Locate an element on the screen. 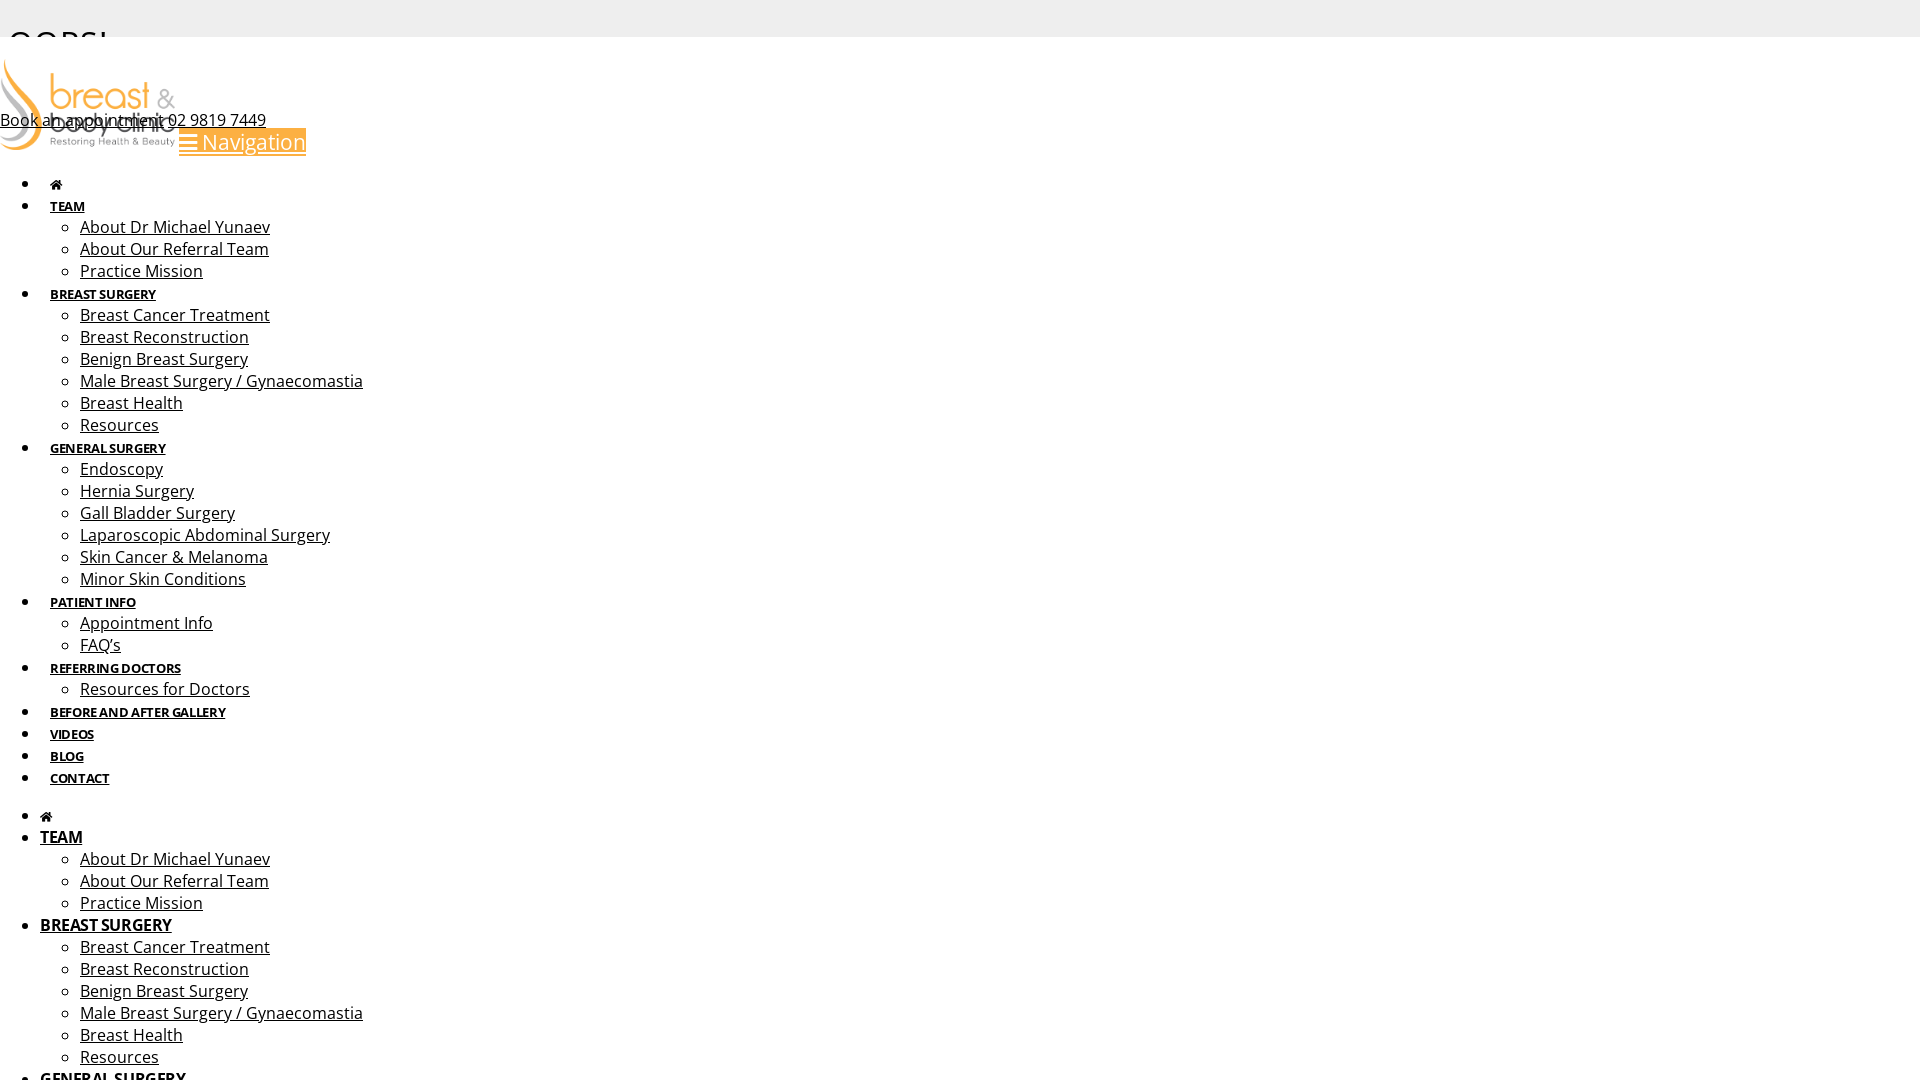 This screenshot has width=1920, height=1080. 'BLOG' is located at coordinates (67, 751).